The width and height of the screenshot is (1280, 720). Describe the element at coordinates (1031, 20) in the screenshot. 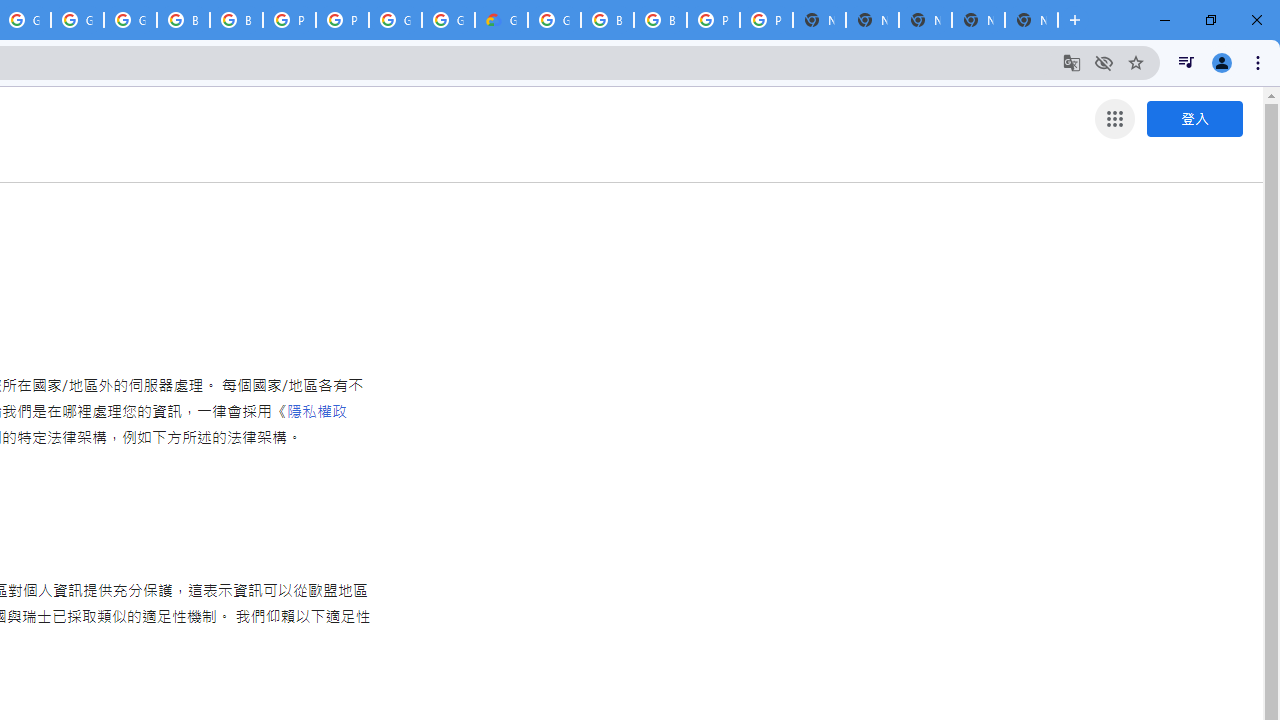

I see `'New Tab'` at that location.